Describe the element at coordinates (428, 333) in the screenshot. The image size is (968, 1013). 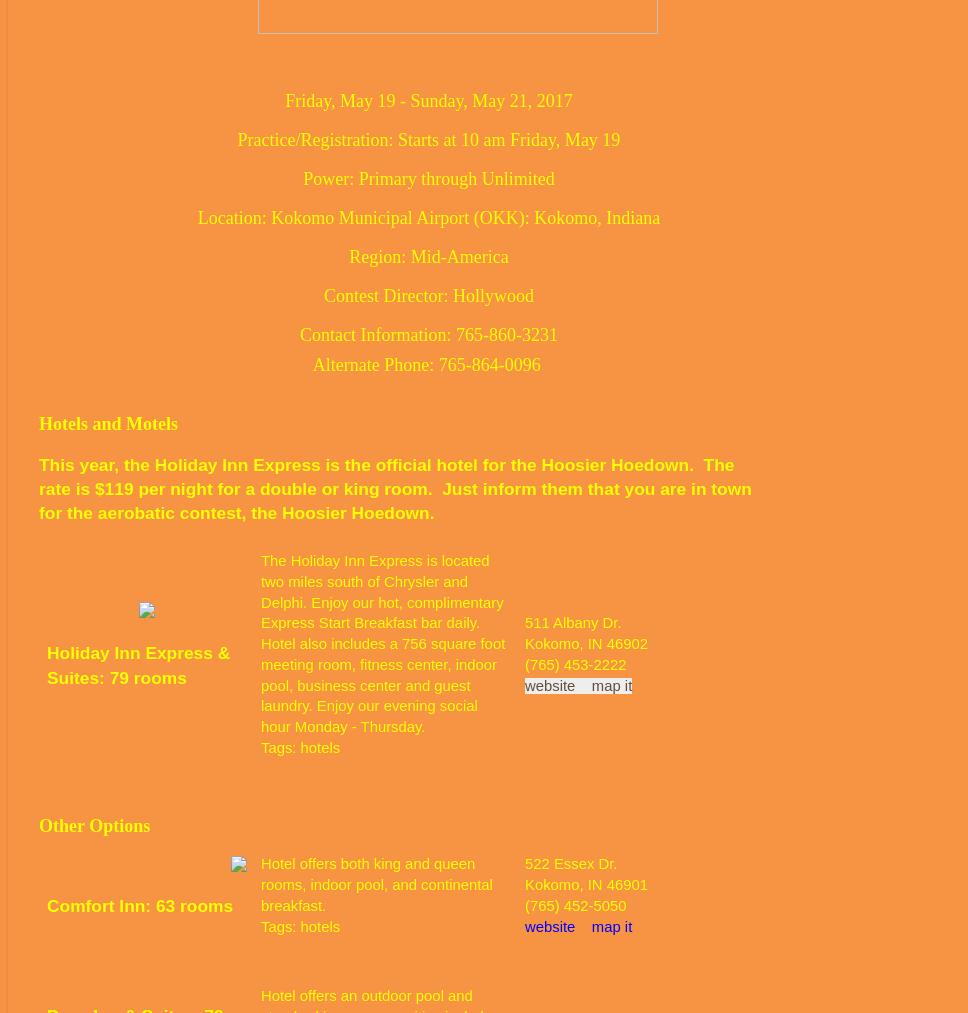
I see `'Contact Information: 765-860-3231'` at that location.